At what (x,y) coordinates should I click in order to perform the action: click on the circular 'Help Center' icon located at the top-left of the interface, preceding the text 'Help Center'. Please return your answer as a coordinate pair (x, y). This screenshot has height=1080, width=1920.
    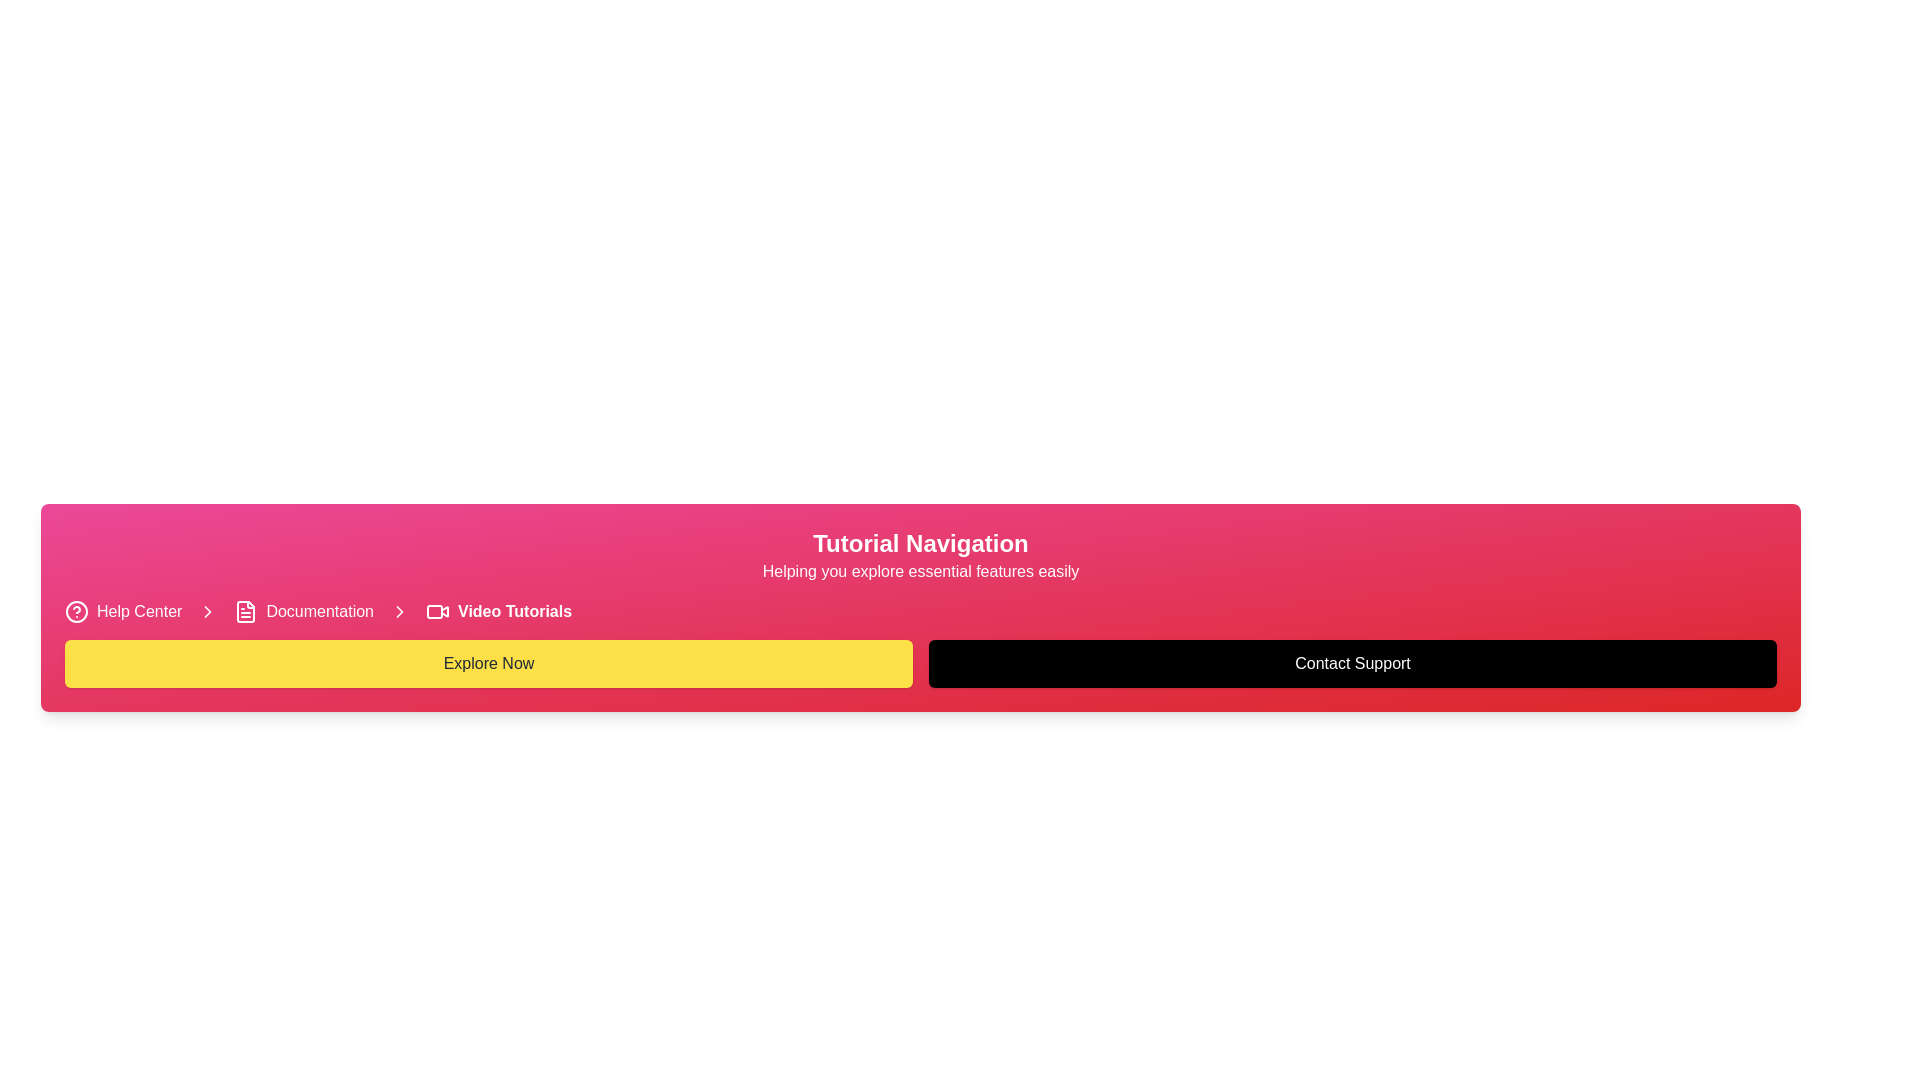
    Looking at the image, I should click on (76, 611).